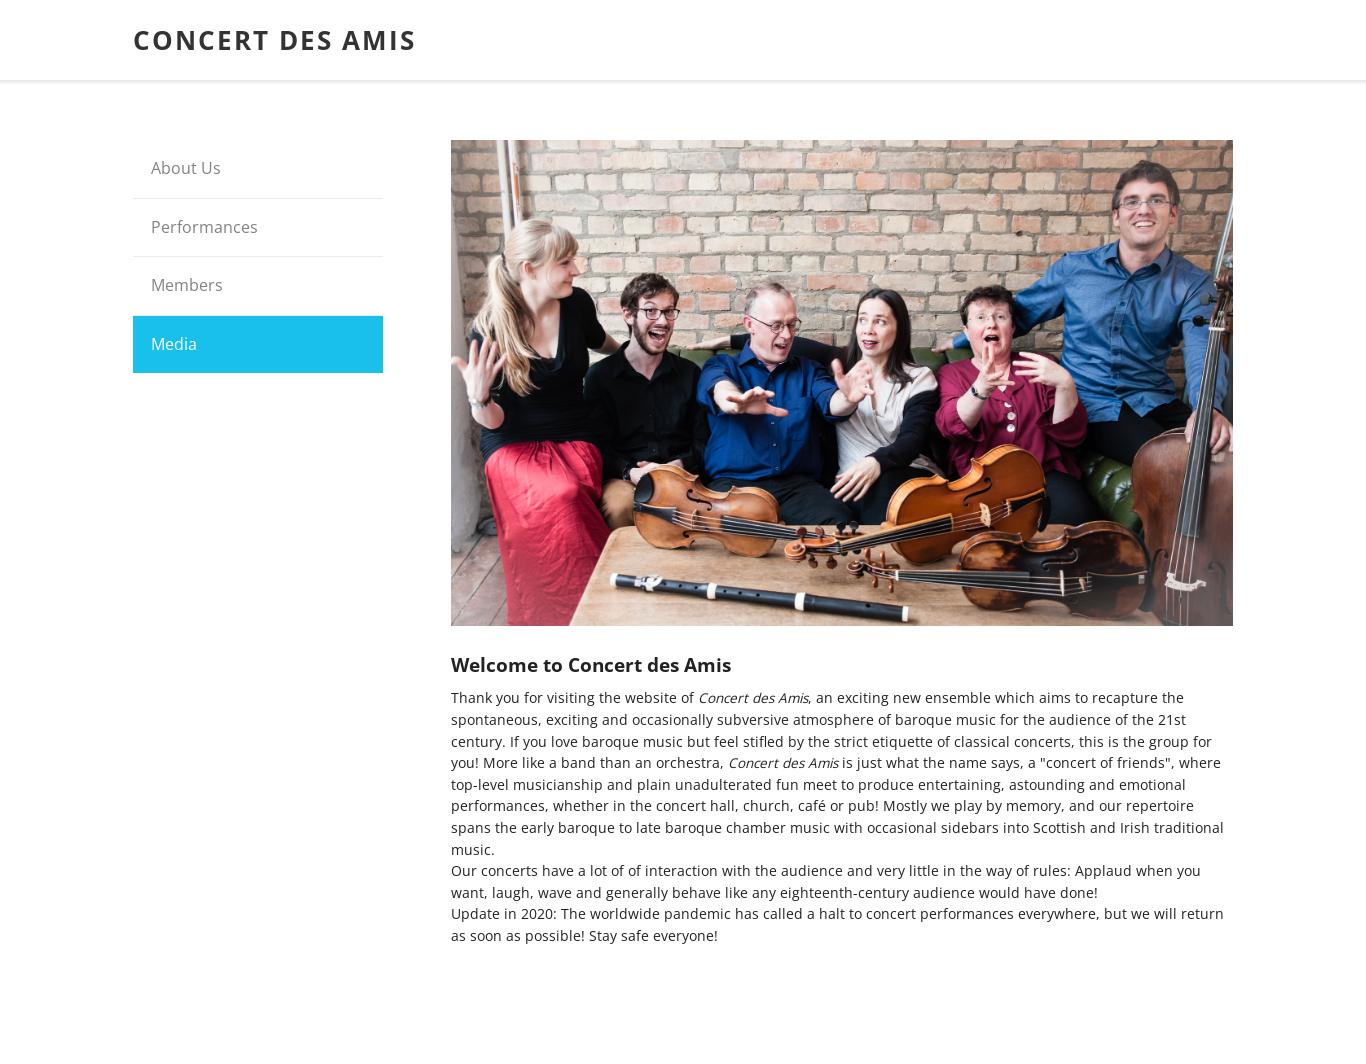 This screenshot has width=1366, height=1064. Describe the element at coordinates (825, 881) in the screenshot. I see `'Our concerts have a lot of of interaction with the audience and very little in the way of rules: Applaud when you want, laugh, wave and generally behave like any eighteenth-century audience would have done!'` at that location.